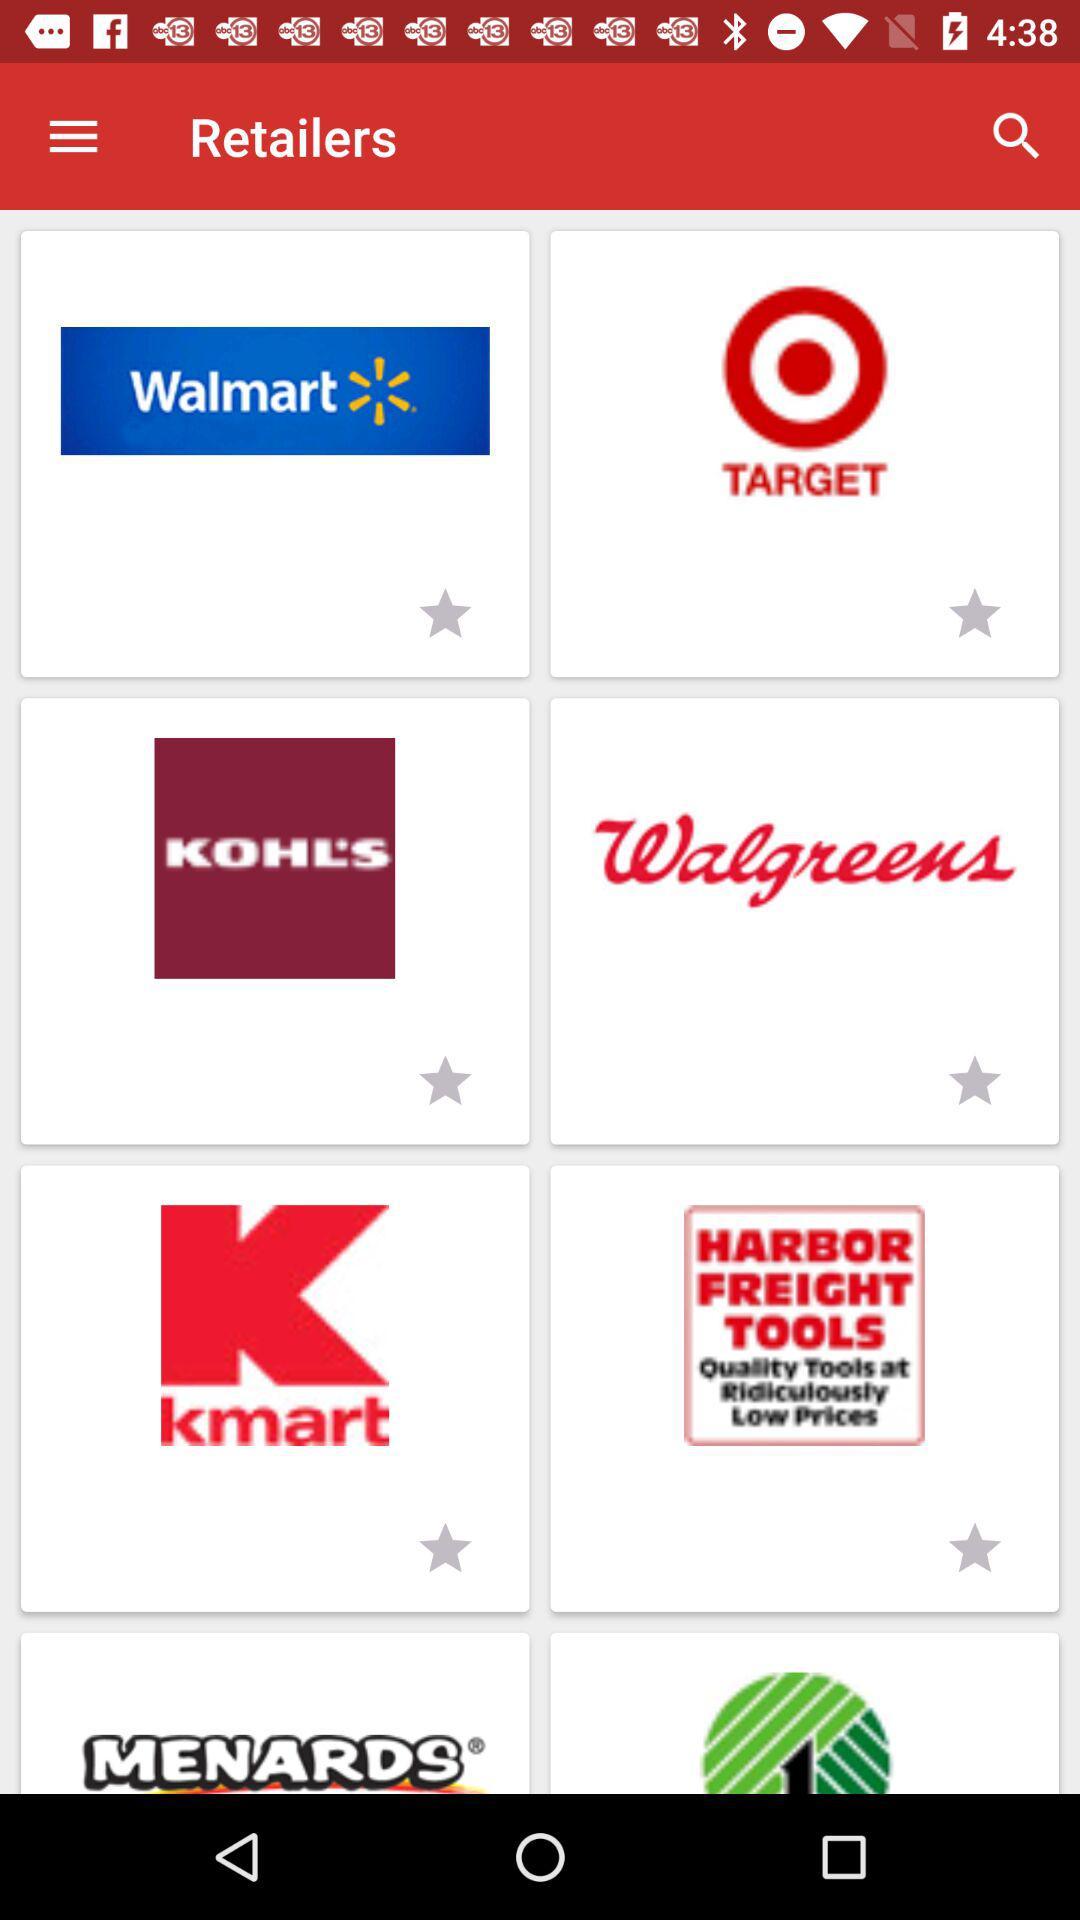 This screenshot has height=1920, width=1080. Describe the element at coordinates (974, 1548) in the screenshot. I see `star in third row second image` at that location.